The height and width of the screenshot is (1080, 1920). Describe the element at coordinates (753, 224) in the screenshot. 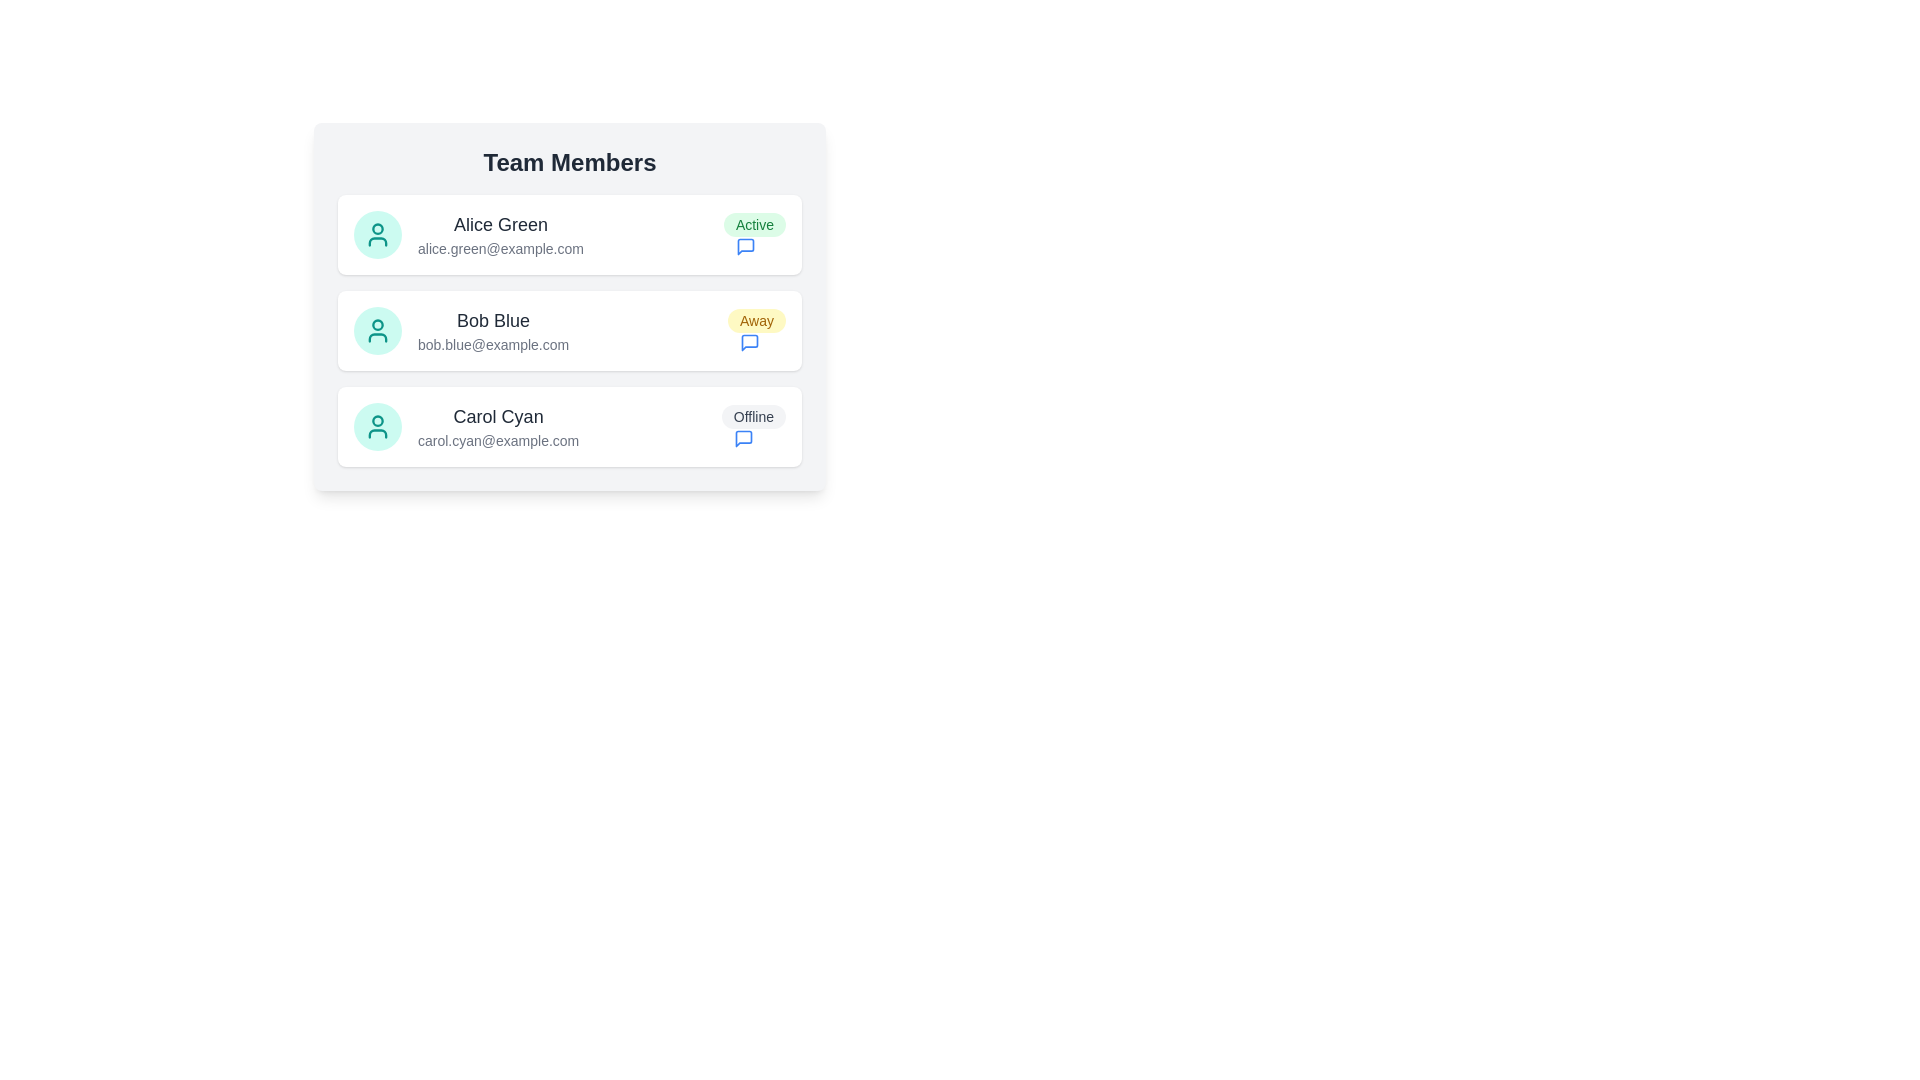

I see `the green pill-shaped badge that indicates 'Active', located to the right of user 'Alice Green' in the user information section` at that location.